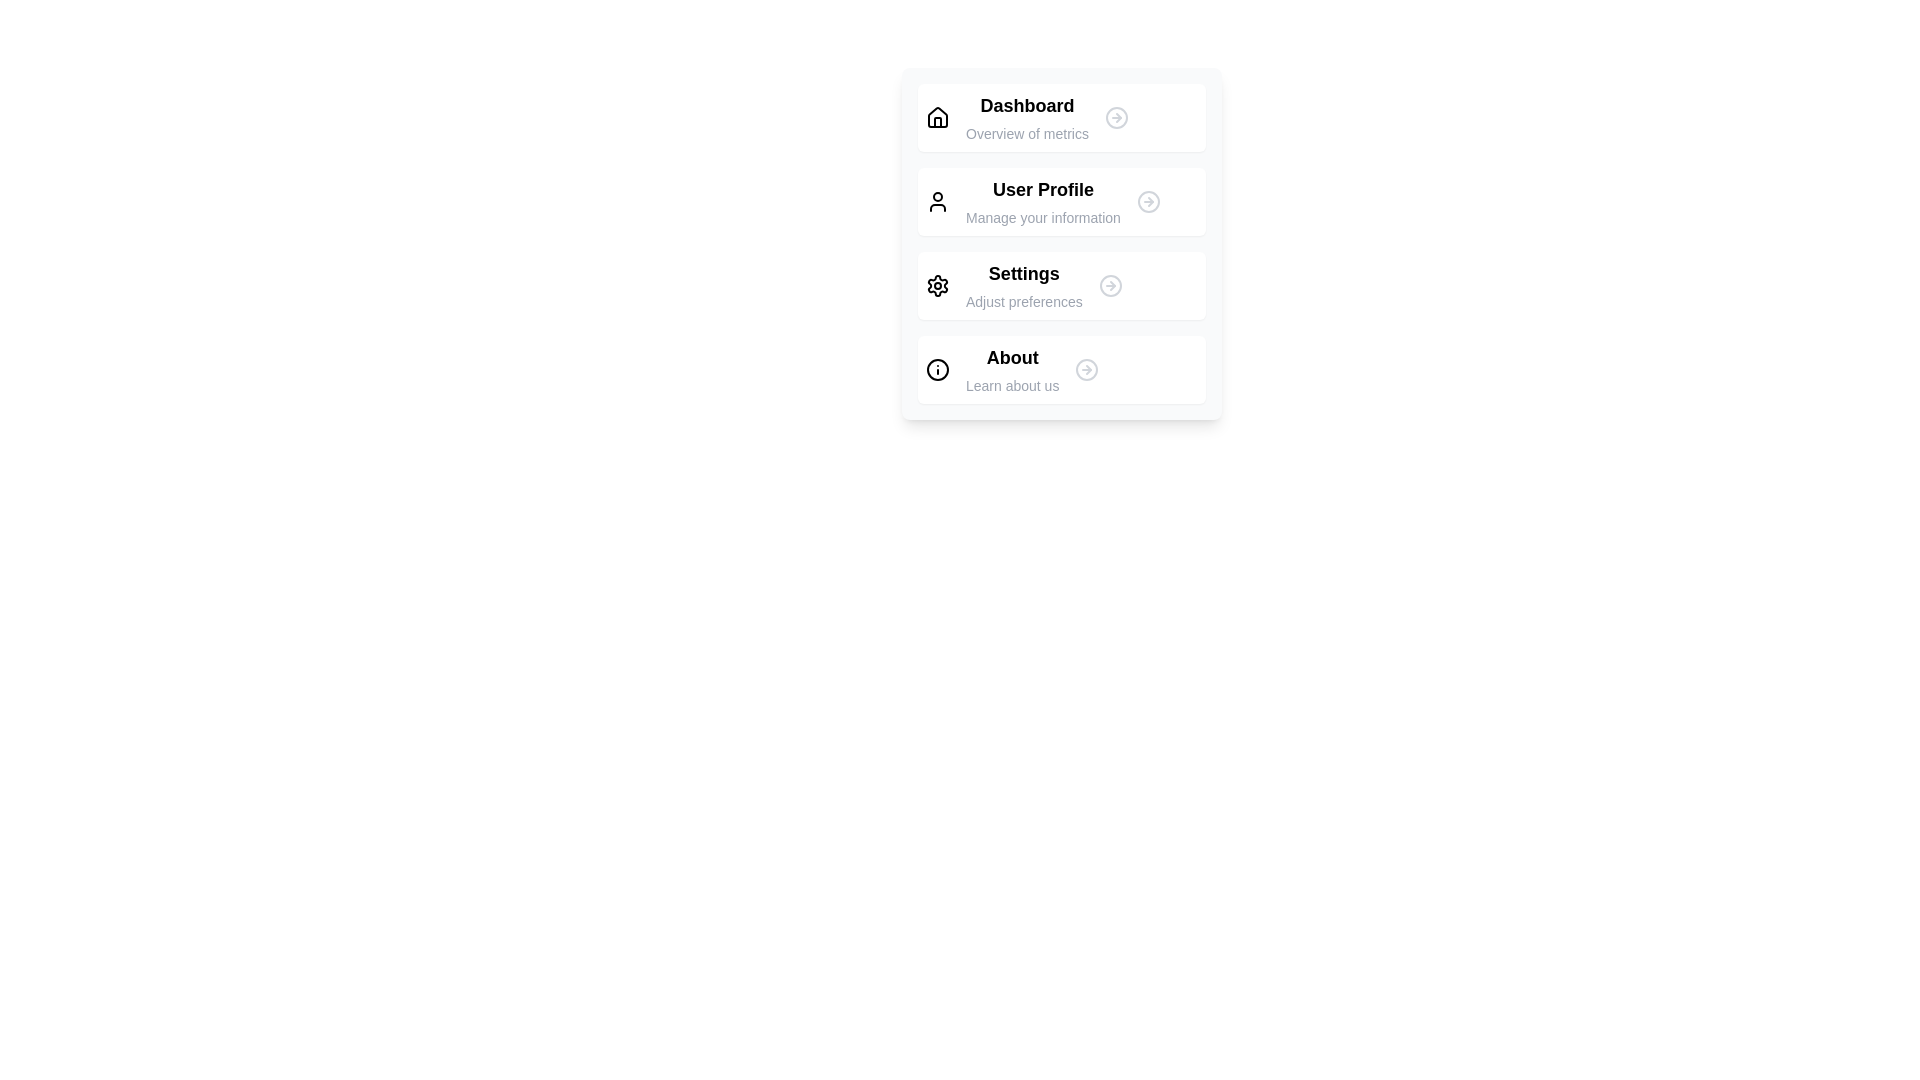 Image resolution: width=1920 pixels, height=1080 pixels. I want to click on the Icon Button that serves as a navigation control for the 'User Profile' section, located at the far right of the row containing the 'User Profile' title and description, so click(1148, 201).